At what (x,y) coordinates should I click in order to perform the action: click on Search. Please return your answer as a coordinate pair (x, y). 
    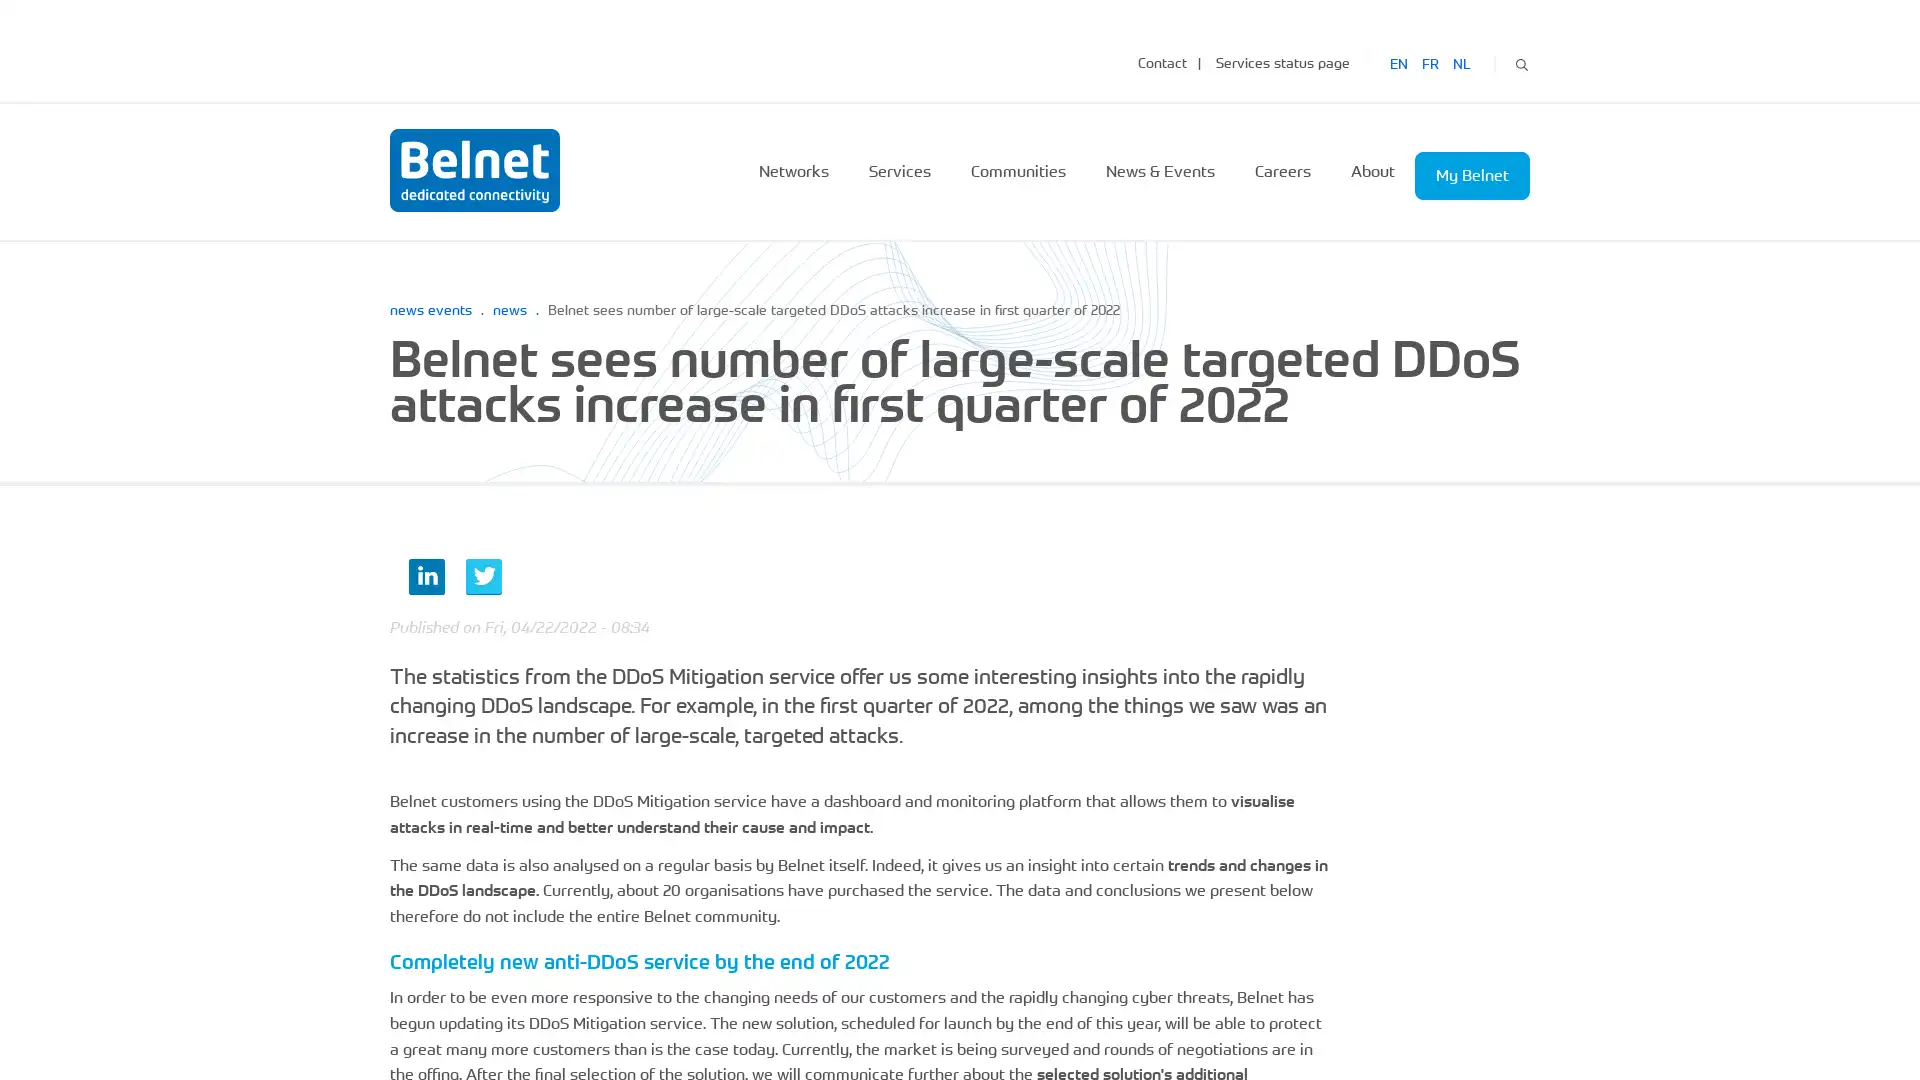
    Looking at the image, I should click on (1520, 61).